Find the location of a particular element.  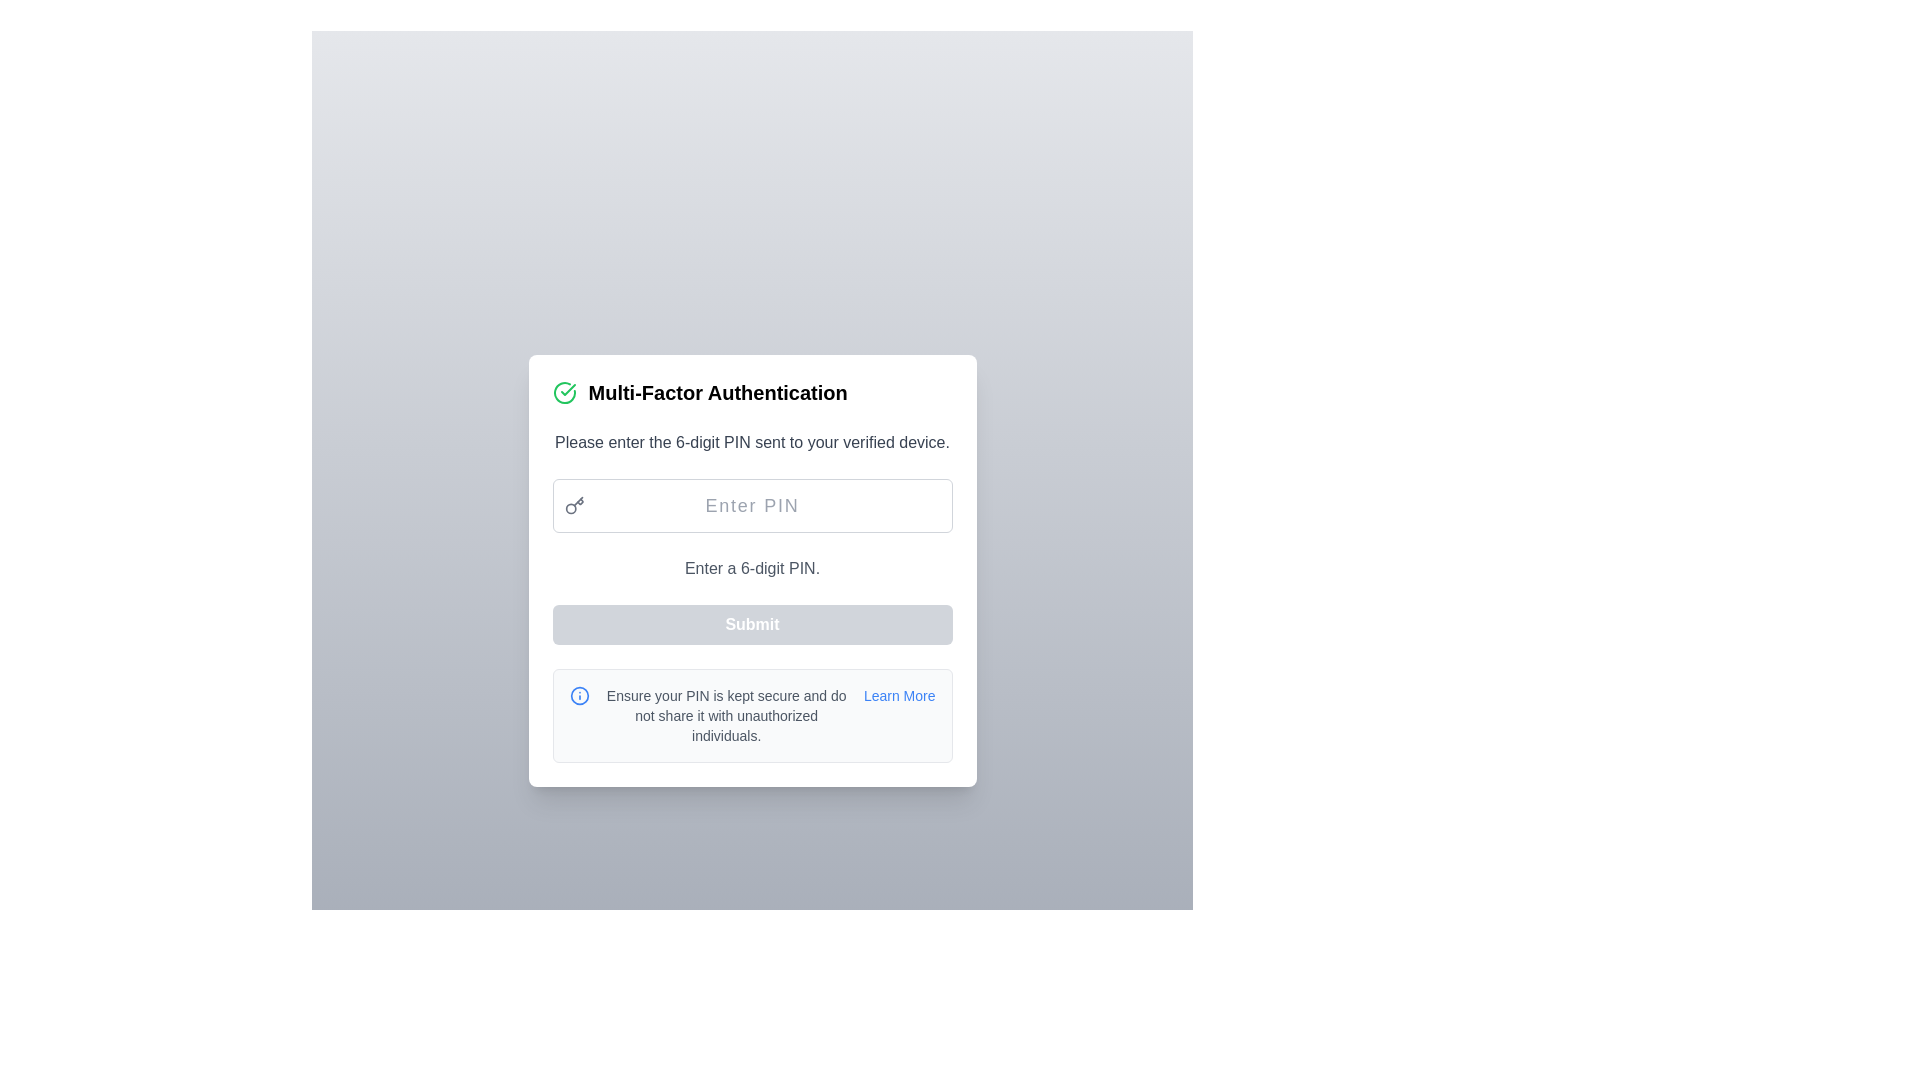

the descriptive instruction text for entering the verification PIN, which is located centrally within the authentication form, below the title 'Multi-Factor Authentication' and above the PIN input field is located at coordinates (751, 442).